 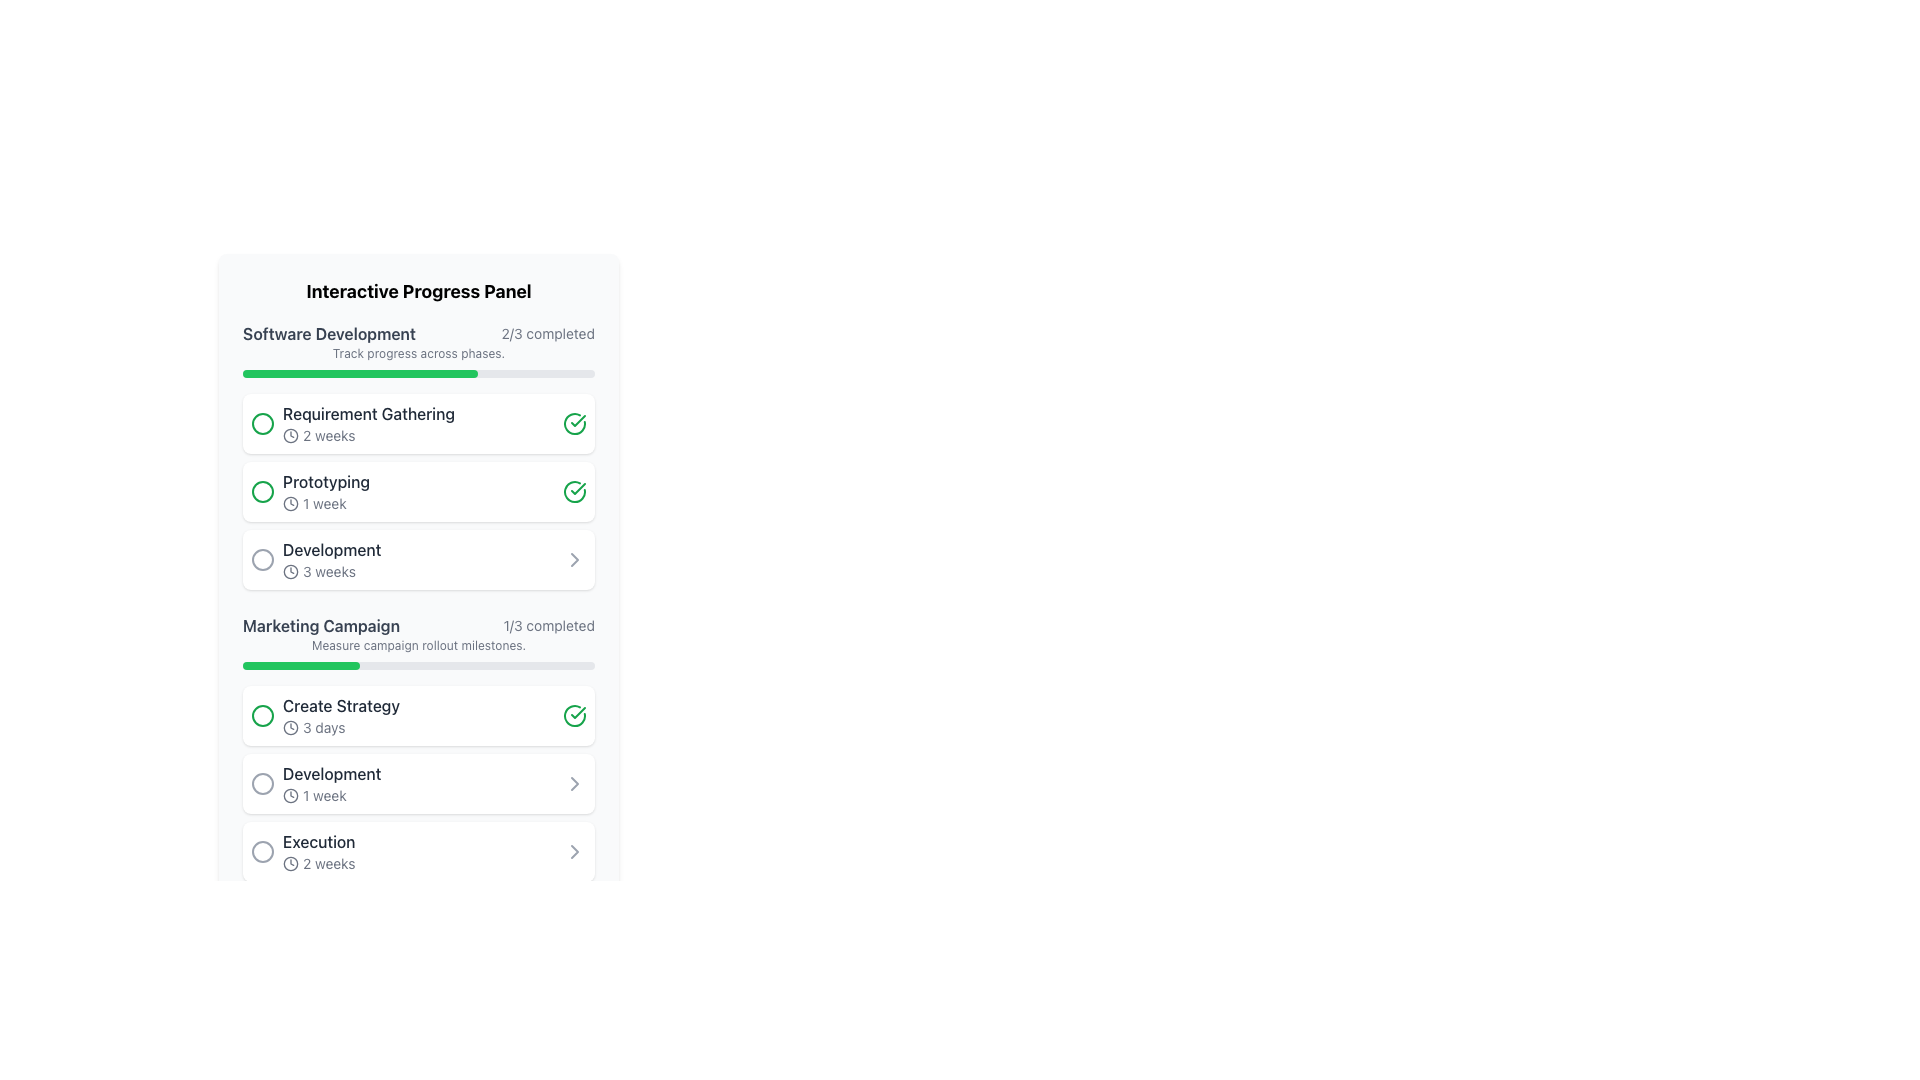 What do you see at coordinates (290, 434) in the screenshot?
I see `the circular outline of the clock icon that represents time, located next to the 'Requirement Gathering' task label` at bounding box center [290, 434].